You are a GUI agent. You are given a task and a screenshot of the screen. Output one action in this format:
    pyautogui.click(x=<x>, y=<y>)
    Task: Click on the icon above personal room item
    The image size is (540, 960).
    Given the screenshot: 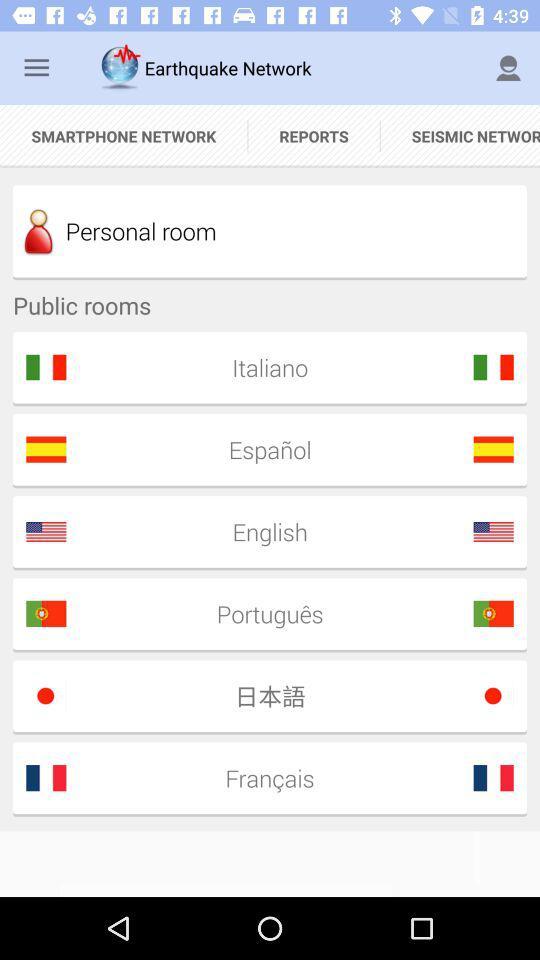 What is the action you would take?
    pyautogui.click(x=460, y=135)
    